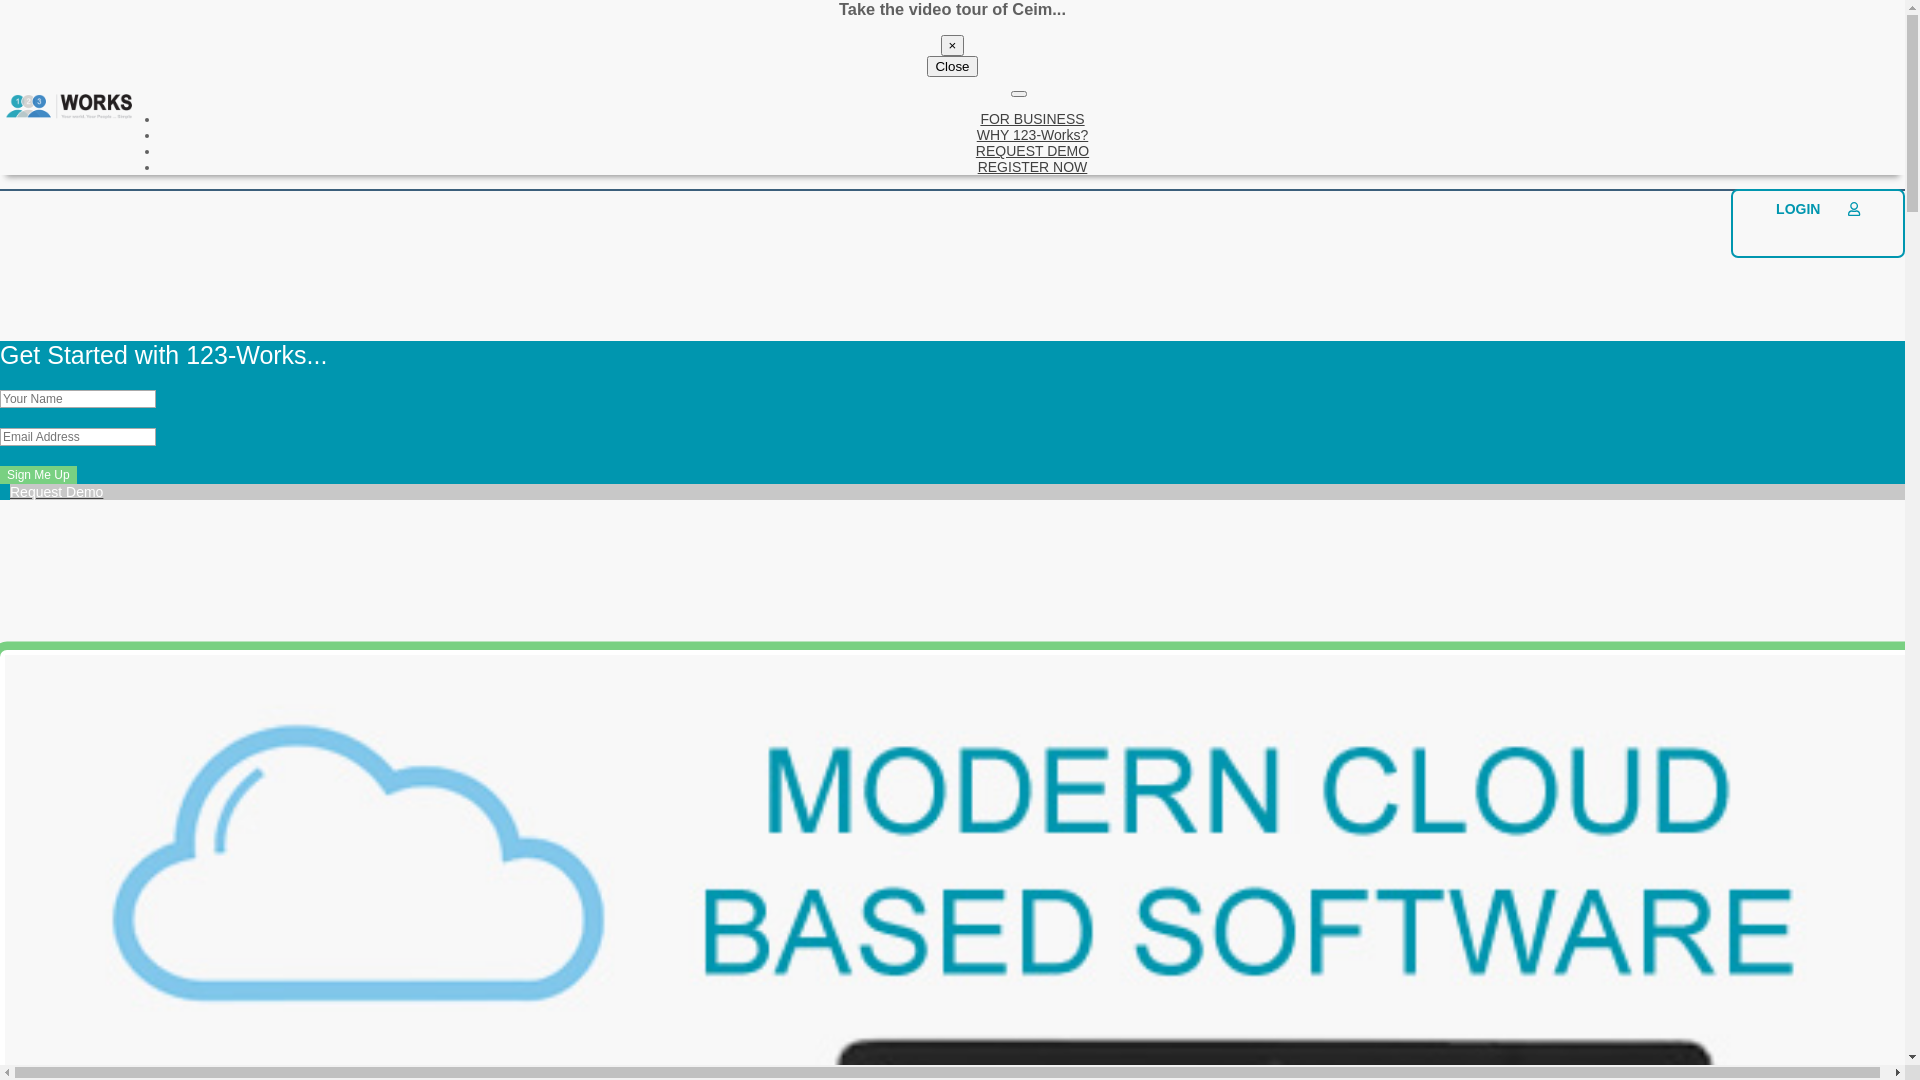 Image resolution: width=1920 pixels, height=1080 pixels. What do you see at coordinates (38, 474) in the screenshot?
I see `'Sign Me Up'` at bounding box center [38, 474].